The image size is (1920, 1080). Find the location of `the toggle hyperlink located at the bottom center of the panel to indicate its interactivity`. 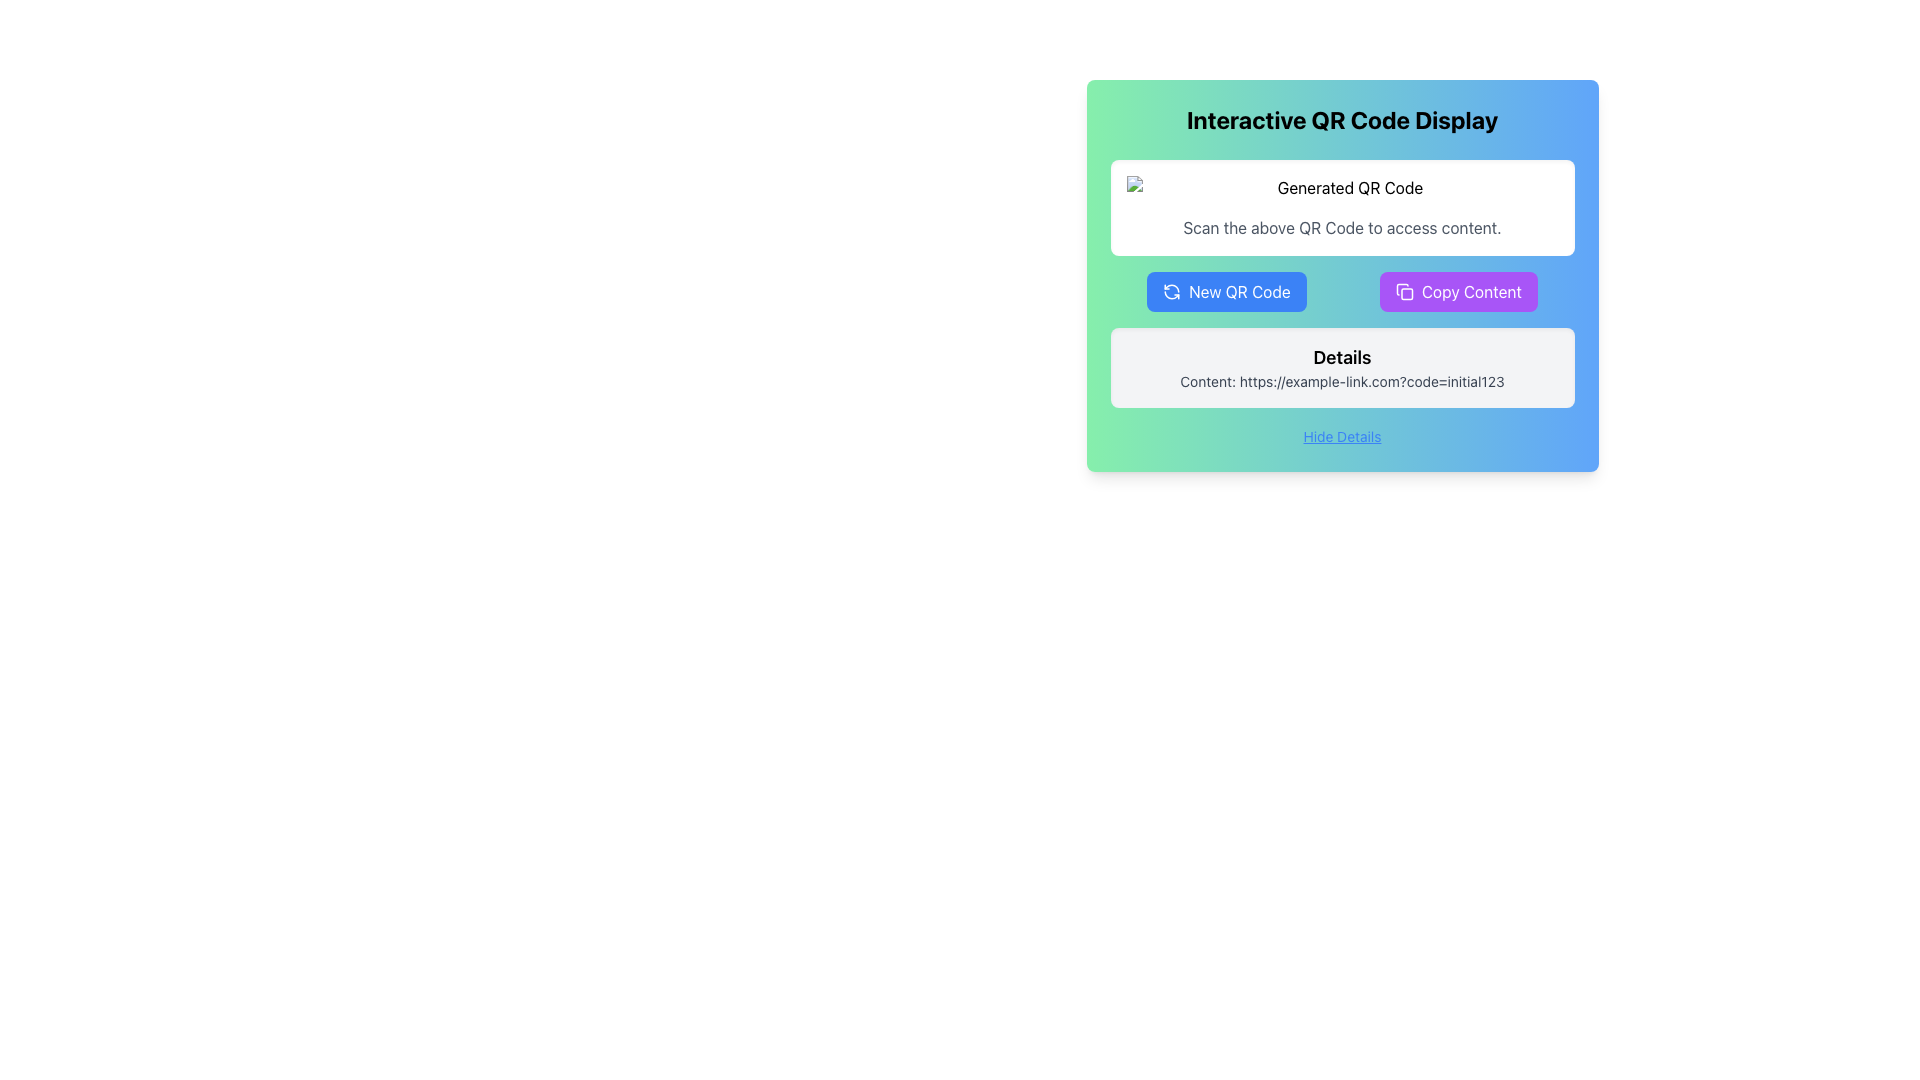

the toggle hyperlink located at the bottom center of the panel to indicate its interactivity is located at coordinates (1342, 435).